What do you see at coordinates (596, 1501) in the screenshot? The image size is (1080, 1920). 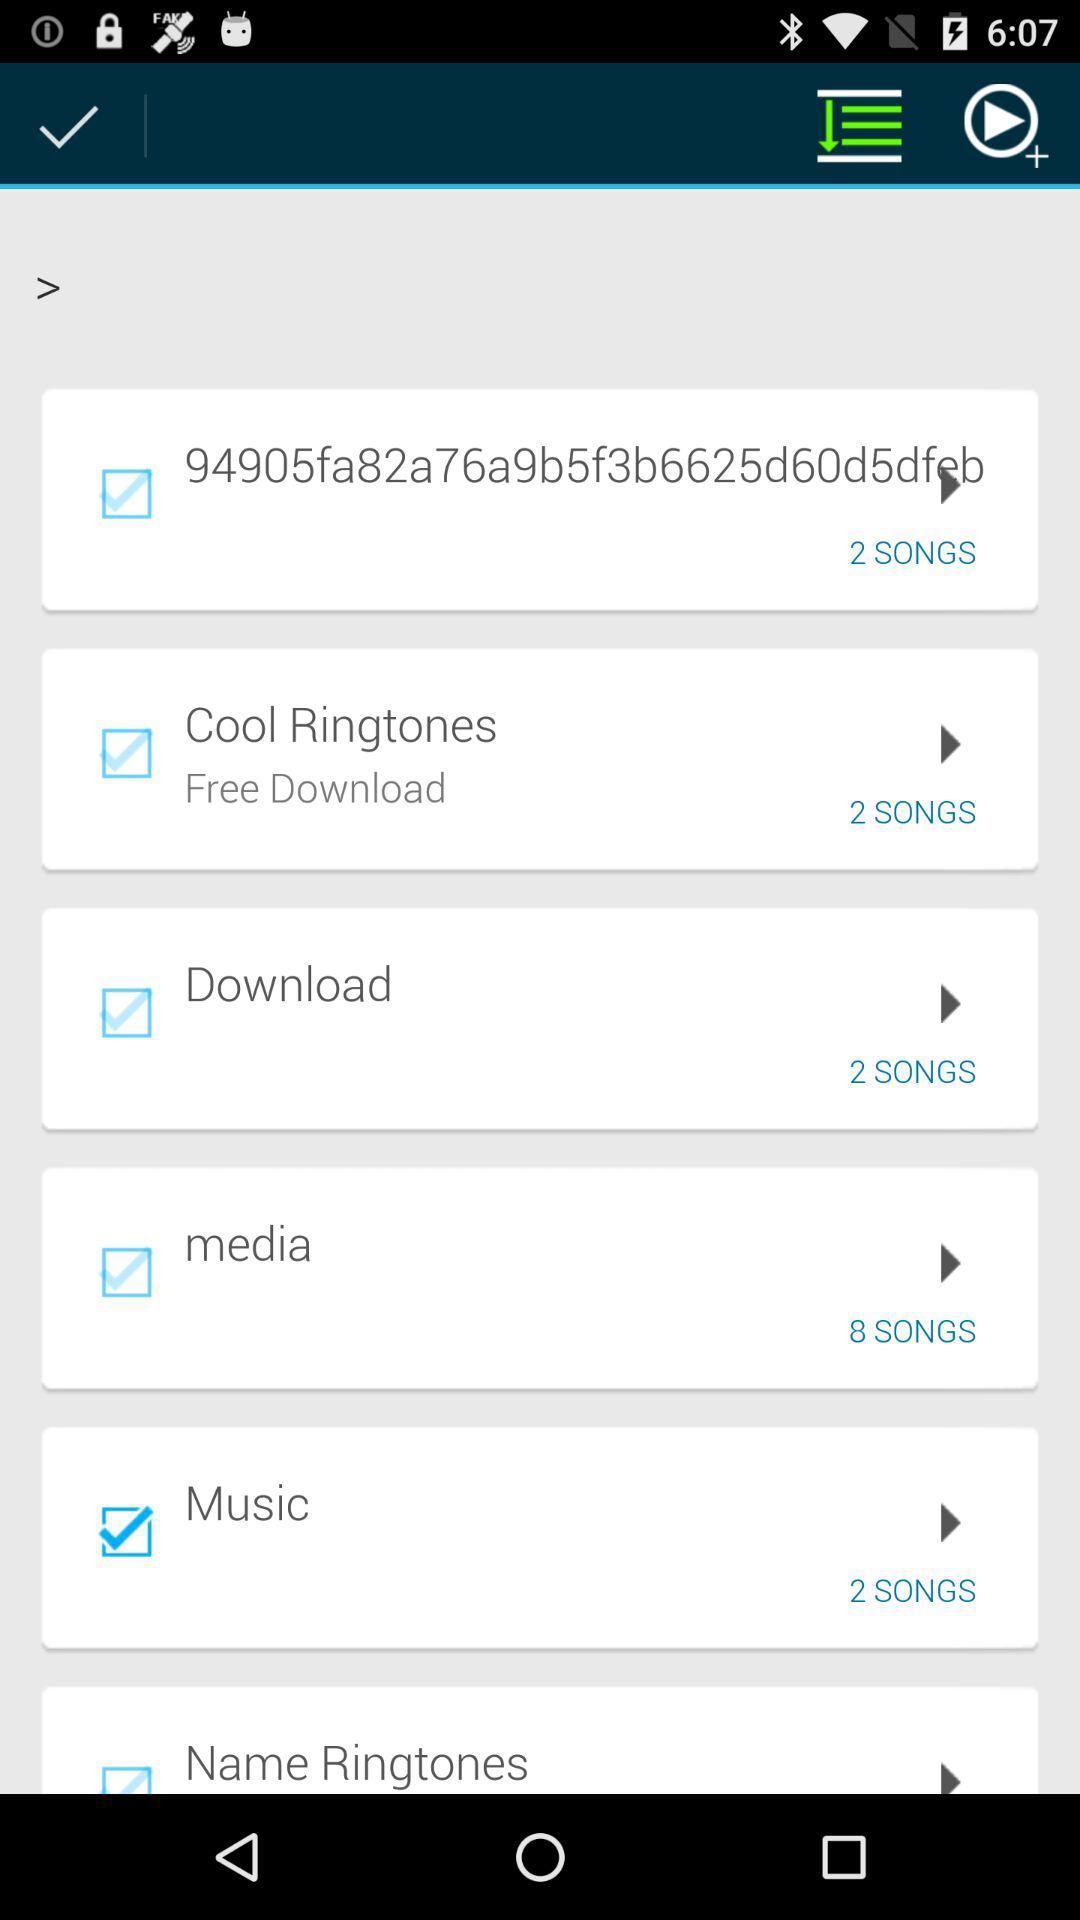 I see `music item` at bounding box center [596, 1501].